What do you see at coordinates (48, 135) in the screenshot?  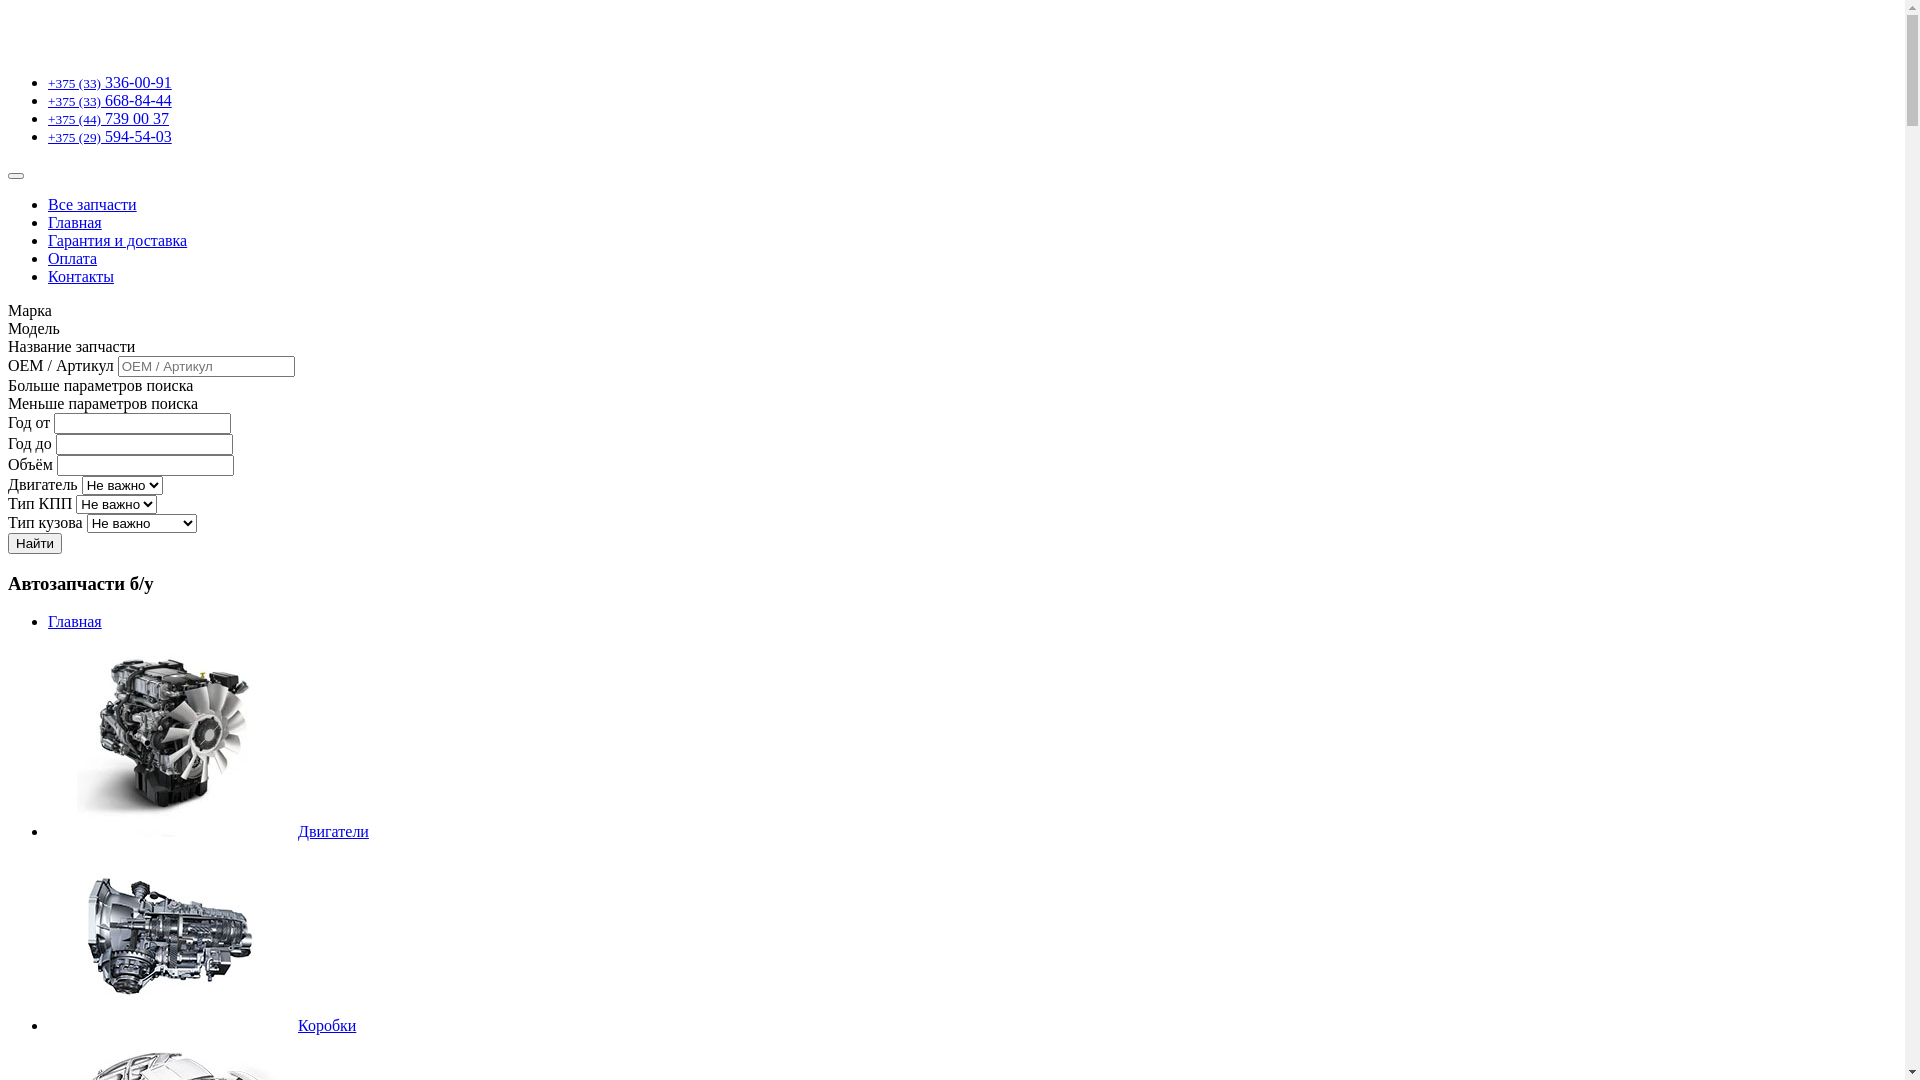 I see `'+375 (29) 594-54-03'` at bounding box center [48, 135].